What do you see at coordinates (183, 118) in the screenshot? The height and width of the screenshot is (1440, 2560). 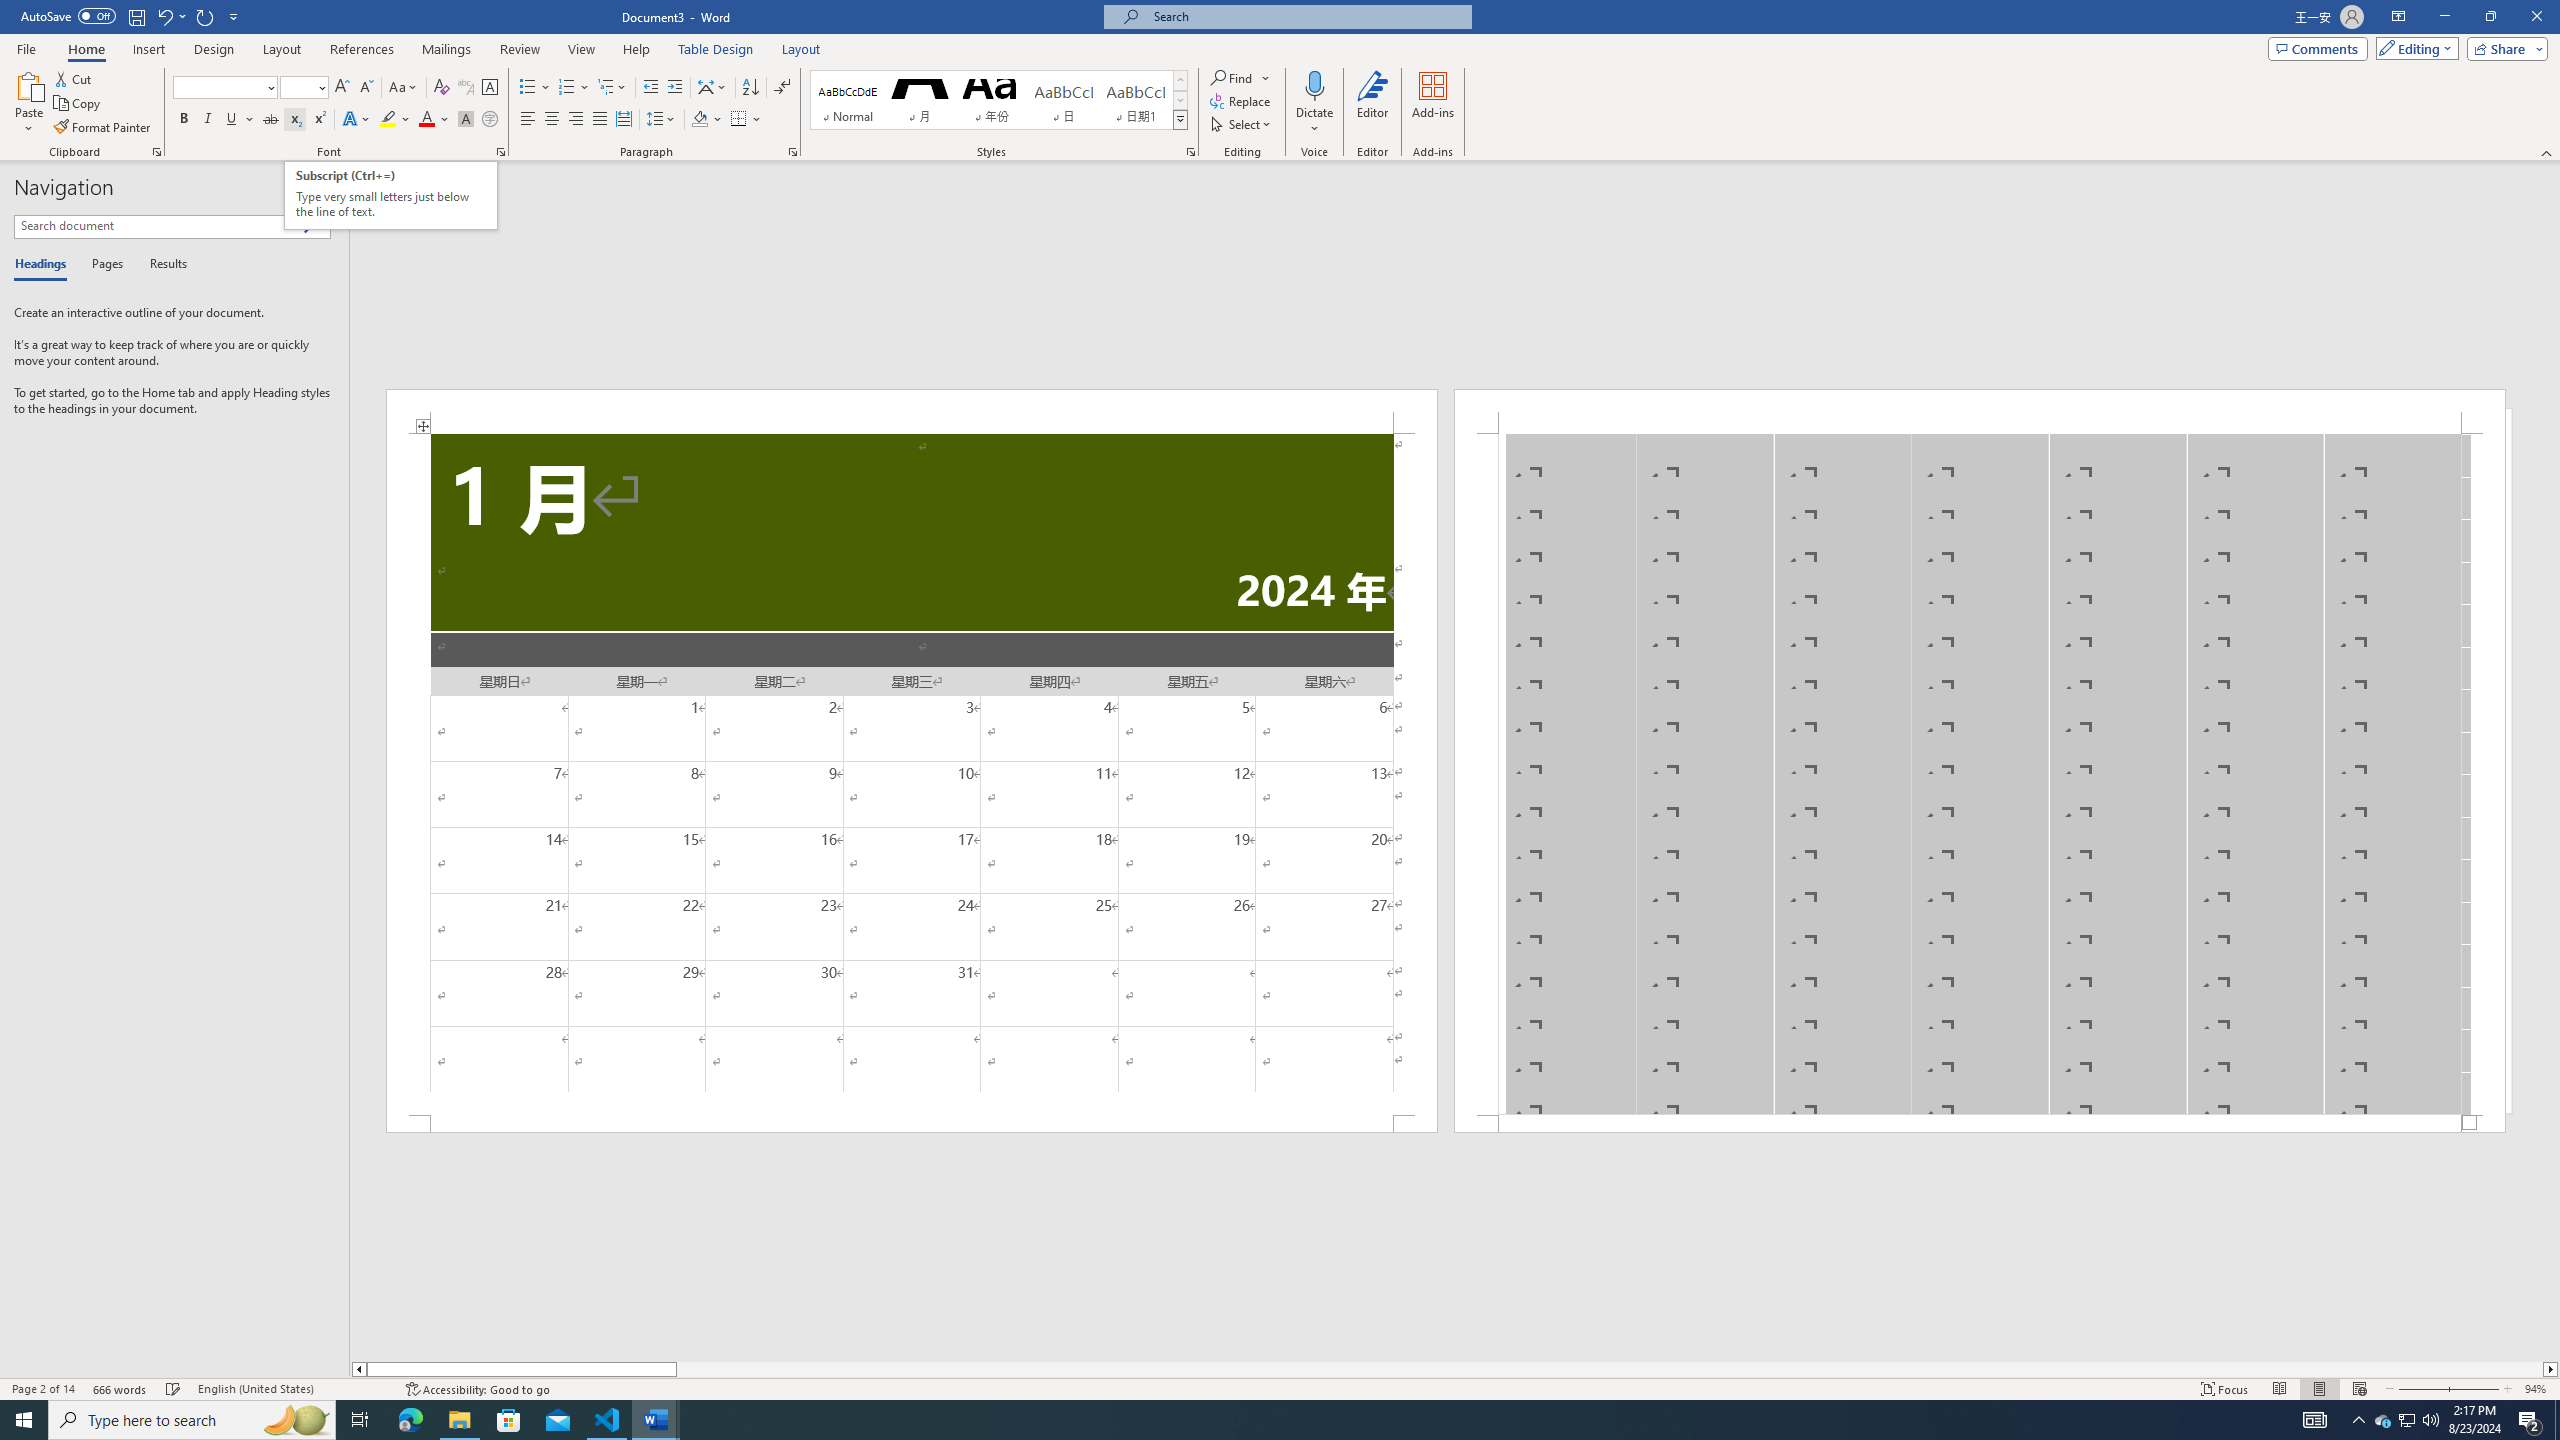 I see `'Bold'` at bounding box center [183, 118].